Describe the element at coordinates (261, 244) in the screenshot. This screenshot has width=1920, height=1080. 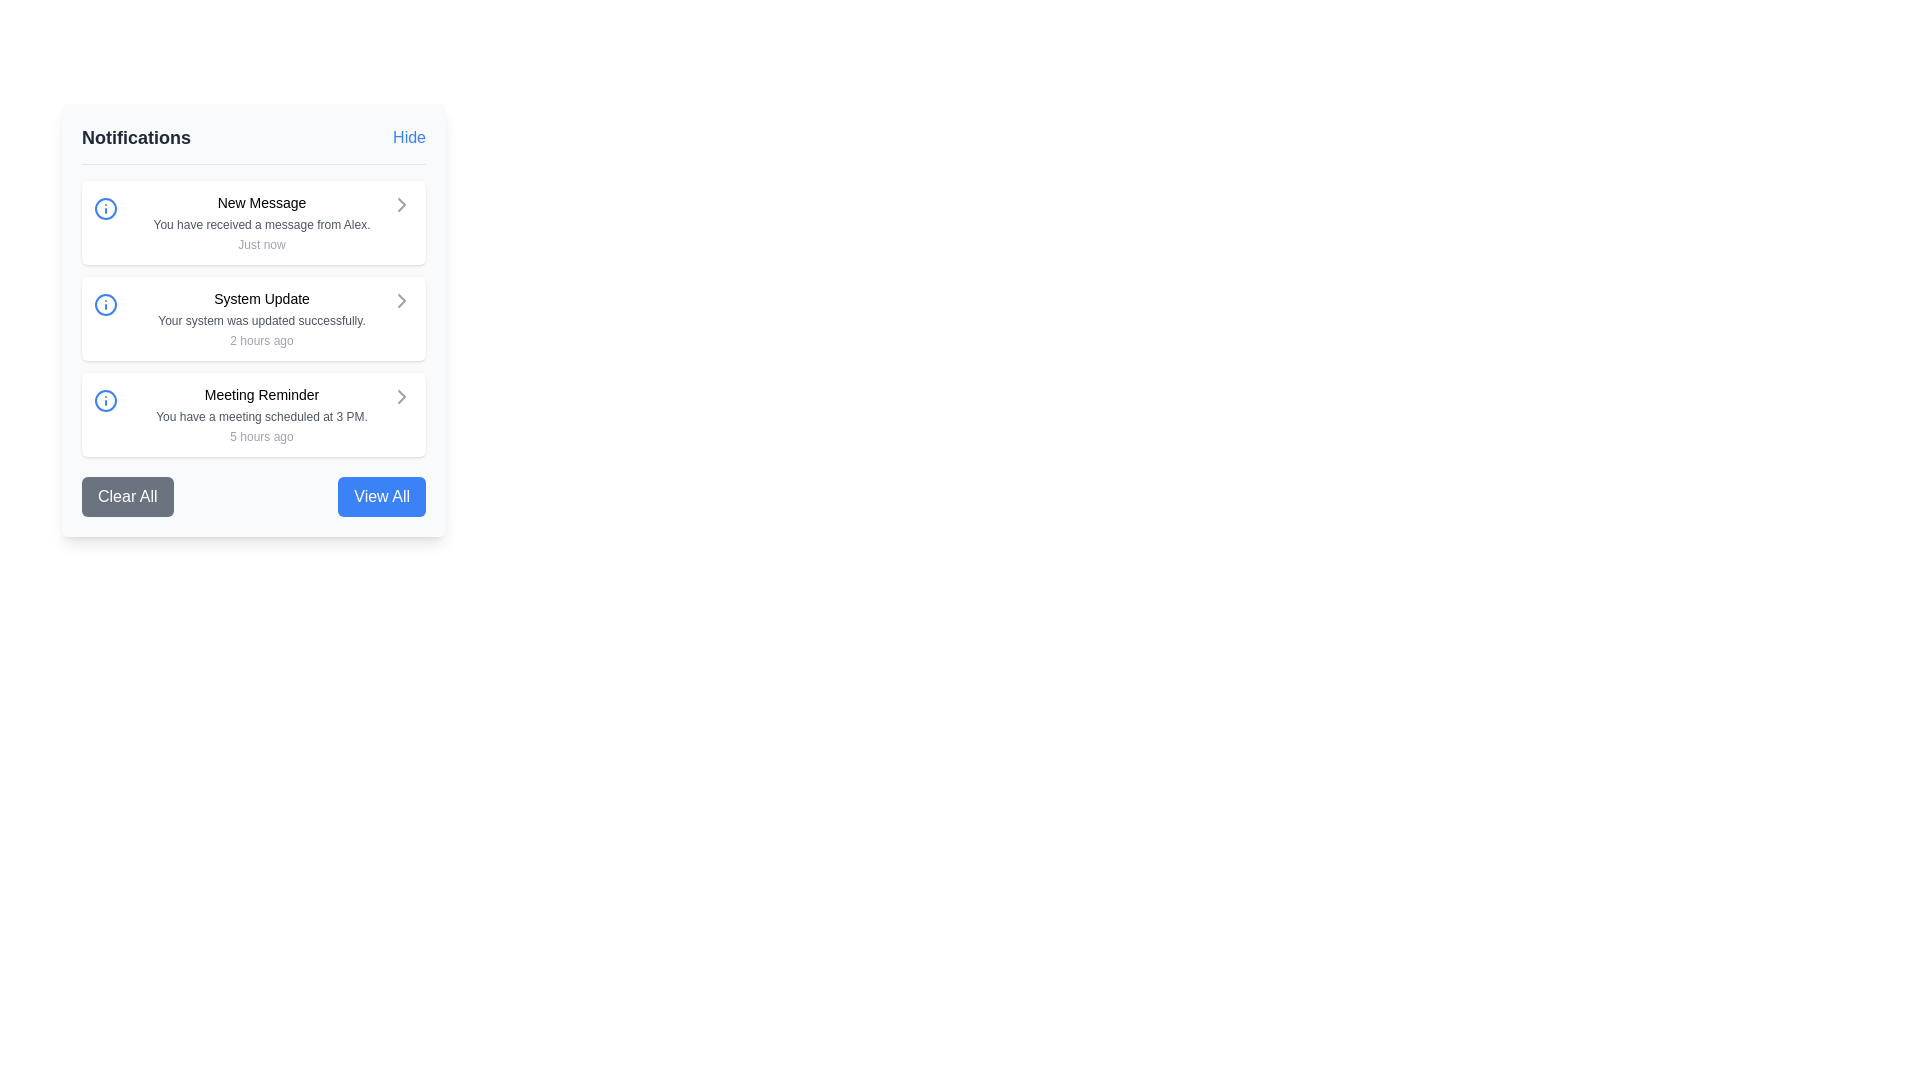
I see `the static text label reading 'Just now' located below the larger informational text 'You have received a message from Alex.' in the notification panel` at that location.